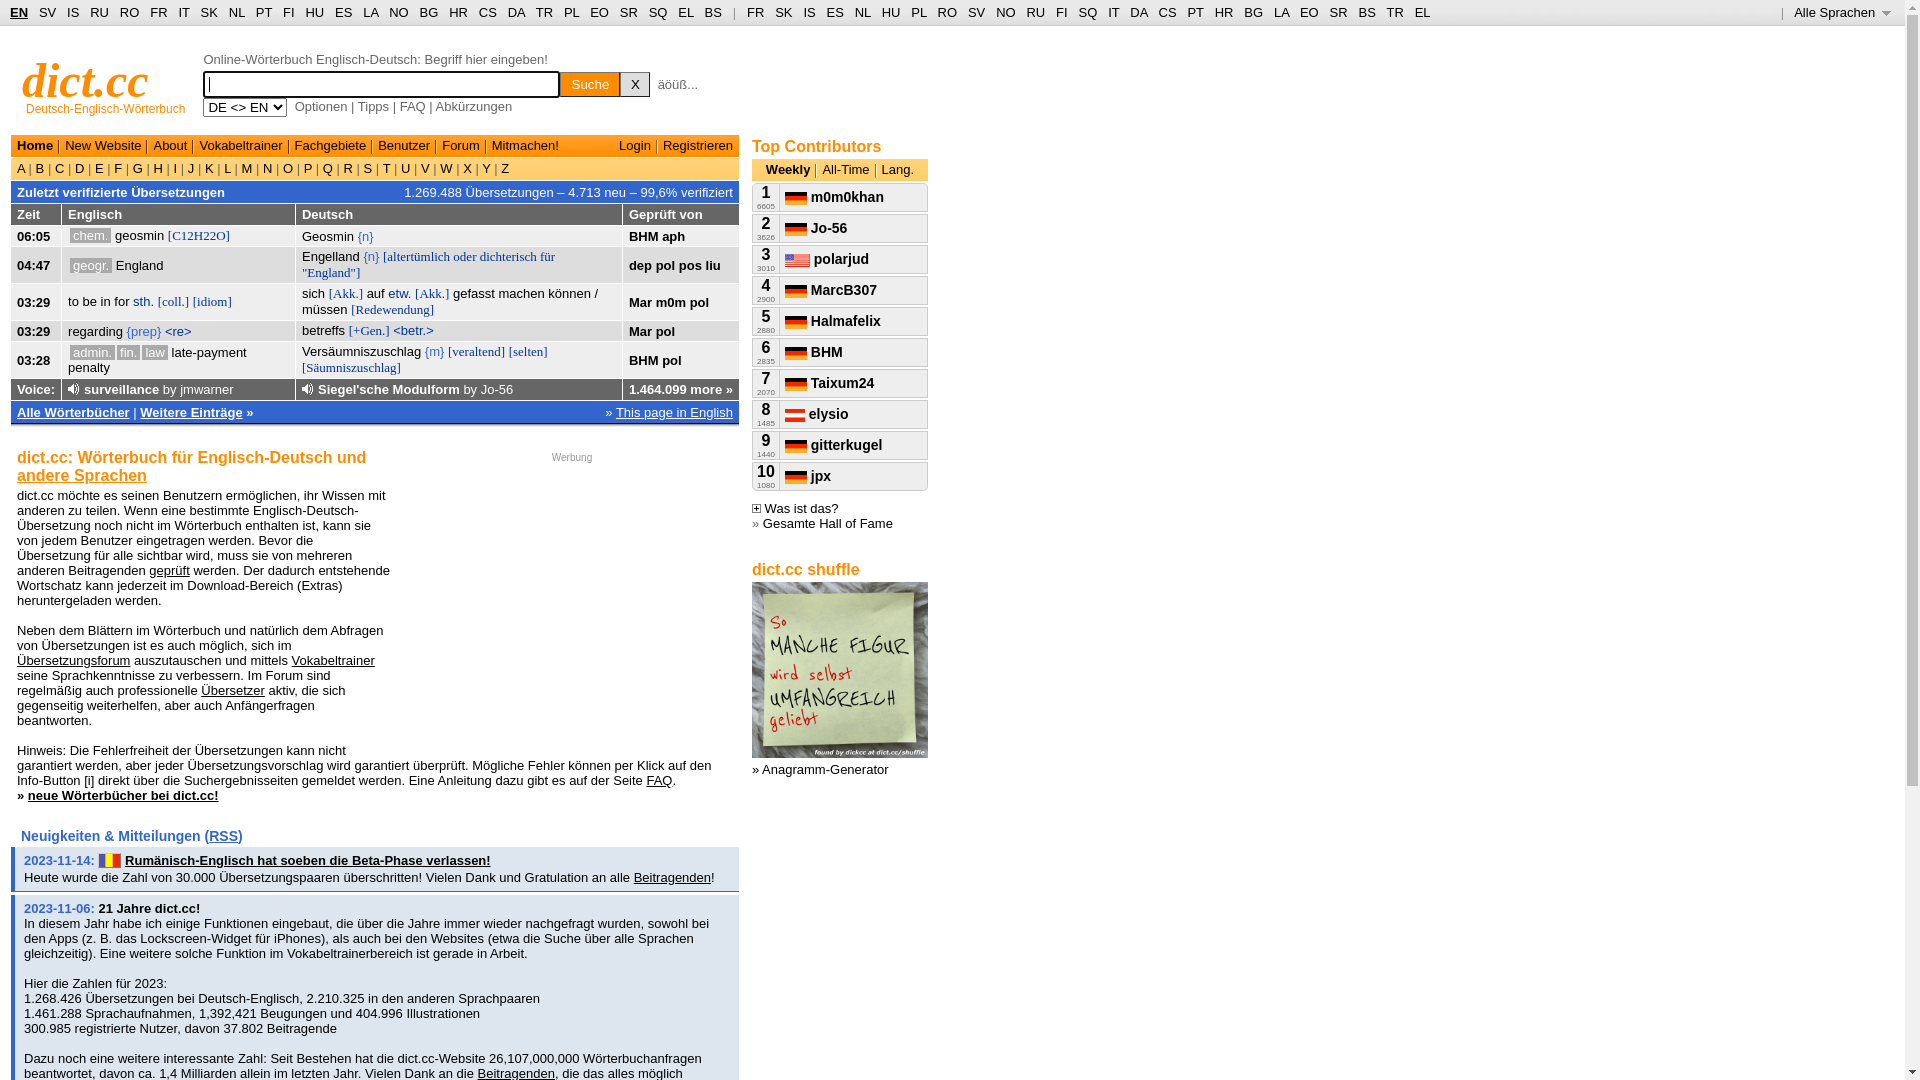 The height and width of the screenshot is (1080, 1920). Describe the element at coordinates (191, 167) in the screenshot. I see `'J'` at that location.